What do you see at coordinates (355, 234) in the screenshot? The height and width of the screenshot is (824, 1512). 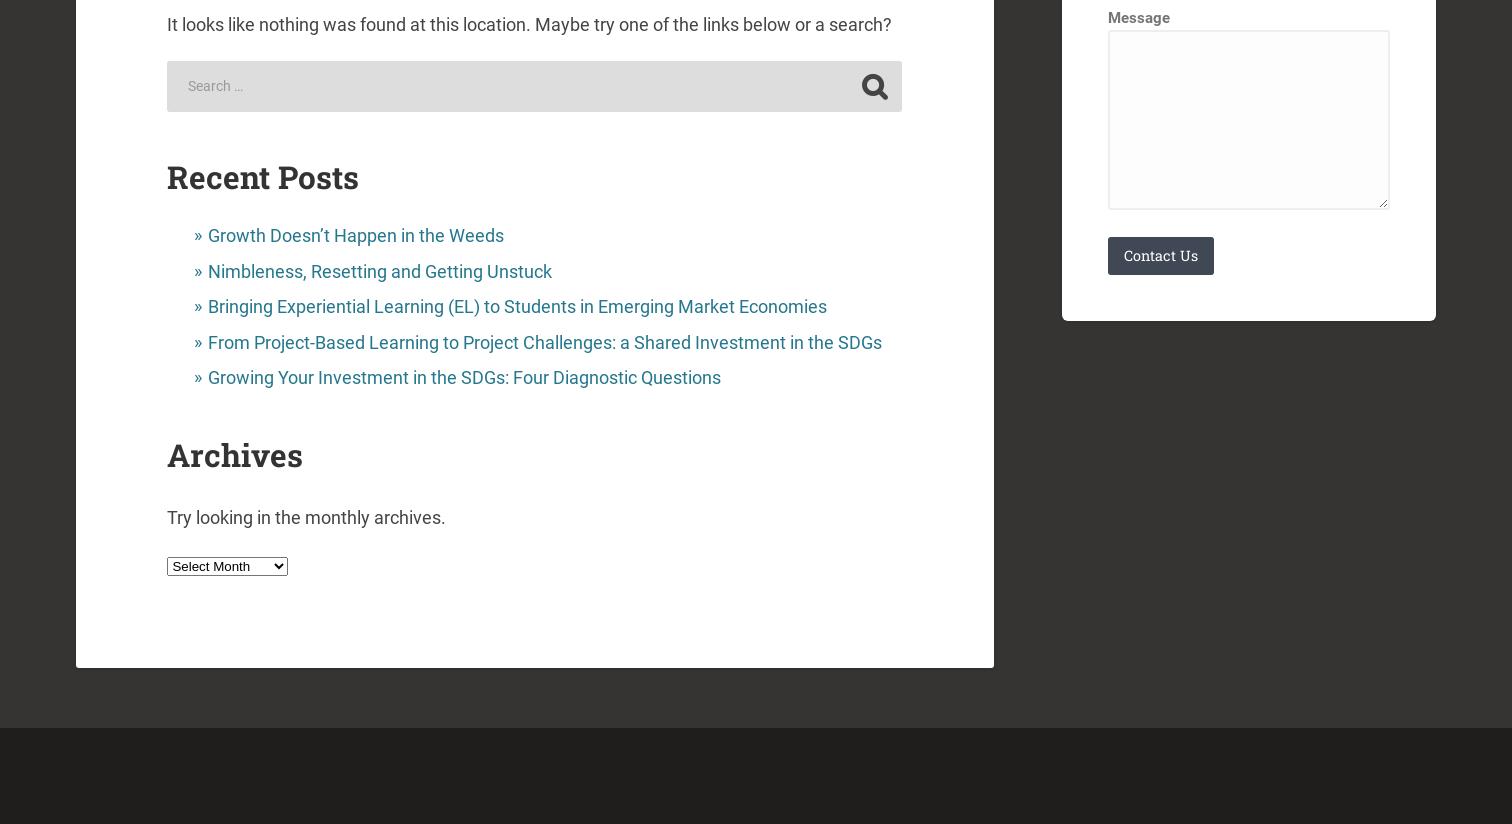 I see `'Growth Doesn’t Happen in the Weeds'` at bounding box center [355, 234].